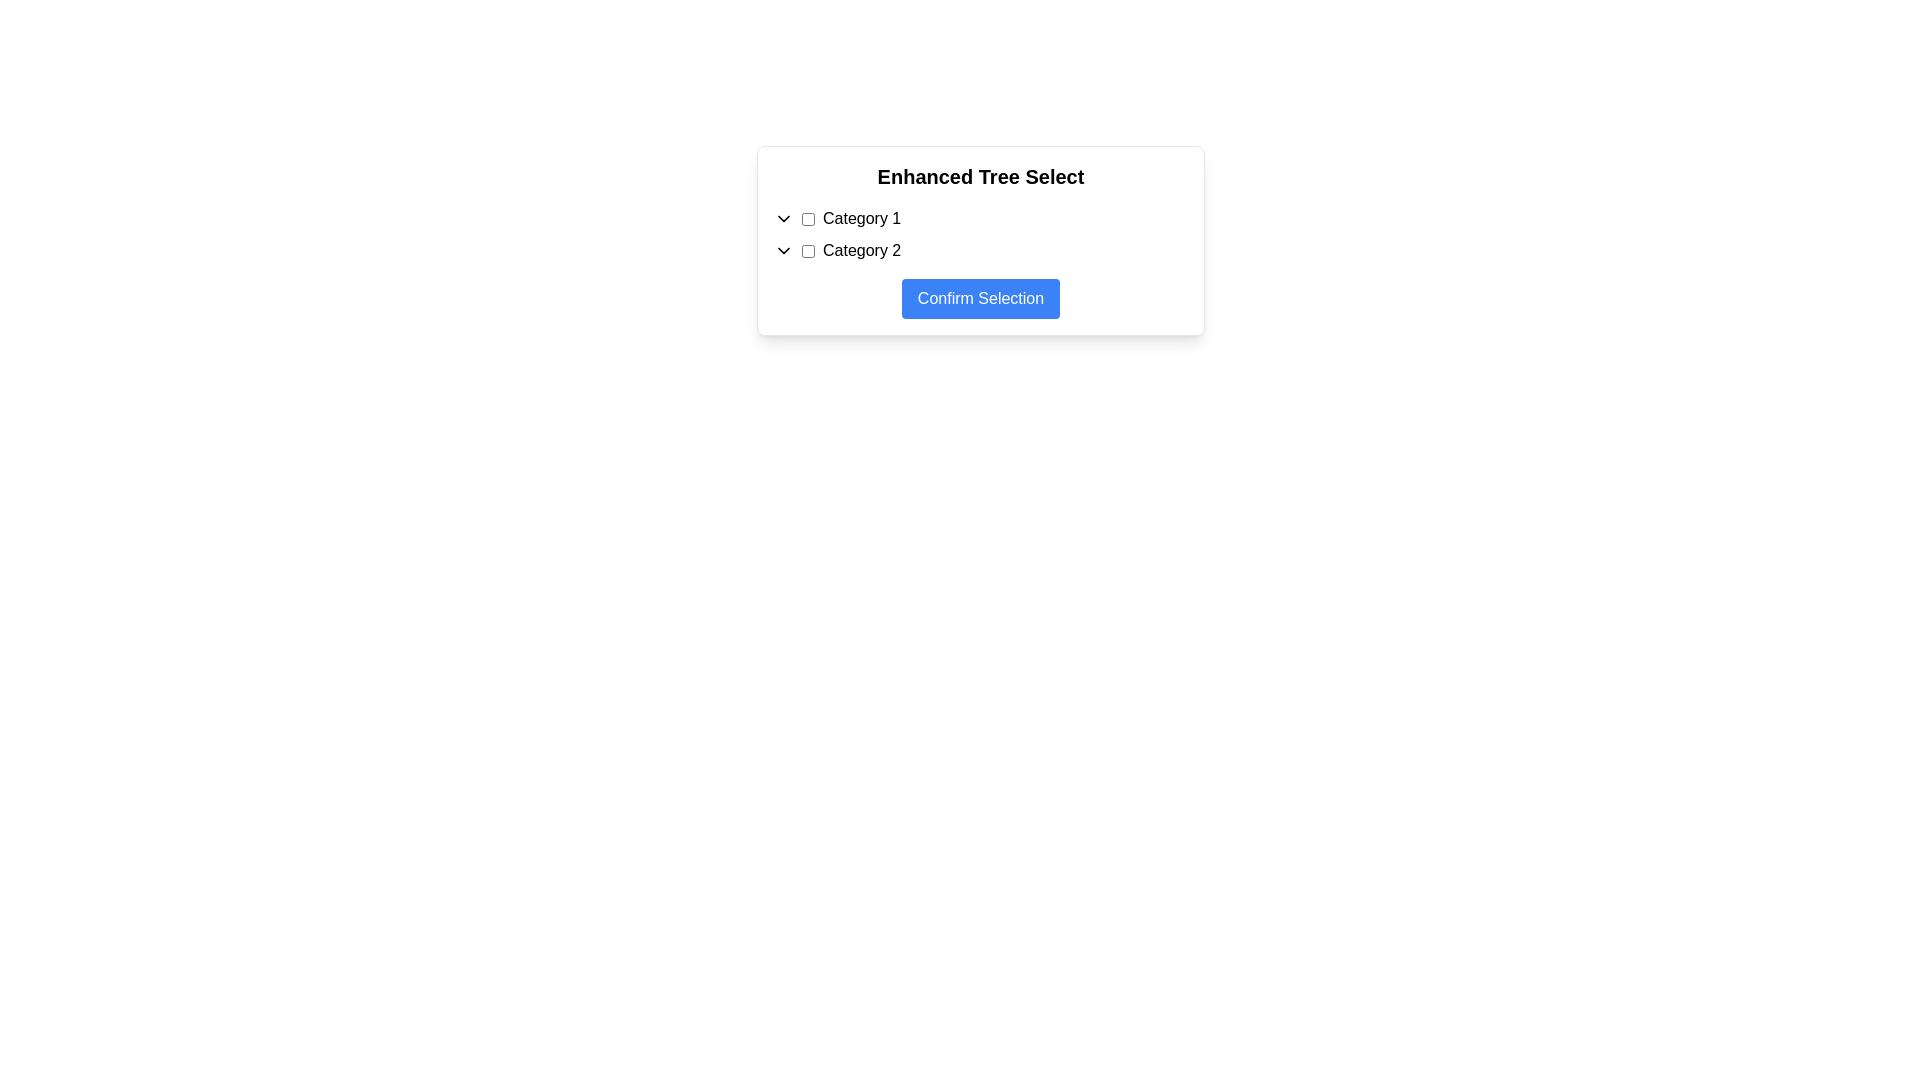  What do you see at coordinates (782, 249) in the screenshot?
I see `the downward chevron dropdown indicator located to the left of the 'Category 2' label` at bounding box center [782, 249].